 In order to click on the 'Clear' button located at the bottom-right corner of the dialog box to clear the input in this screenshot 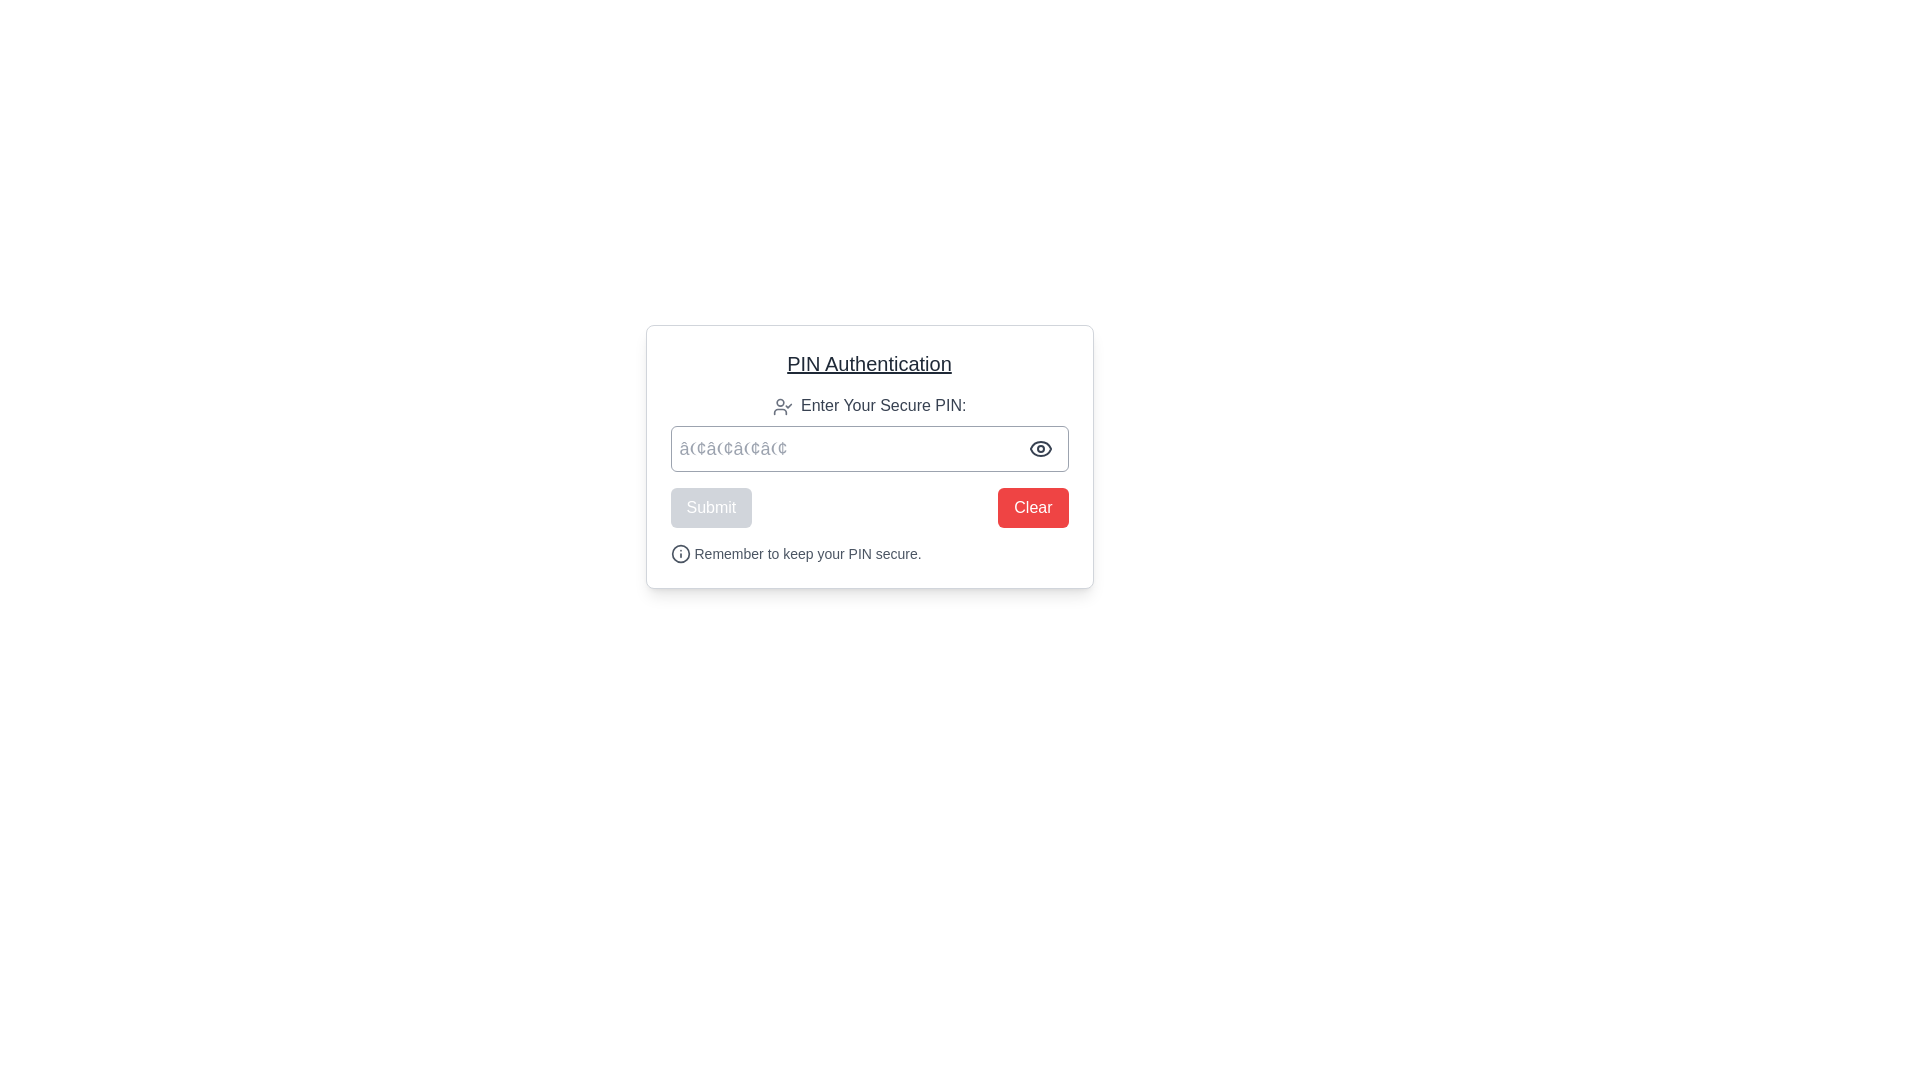, I will do `click(1033, 507)`.